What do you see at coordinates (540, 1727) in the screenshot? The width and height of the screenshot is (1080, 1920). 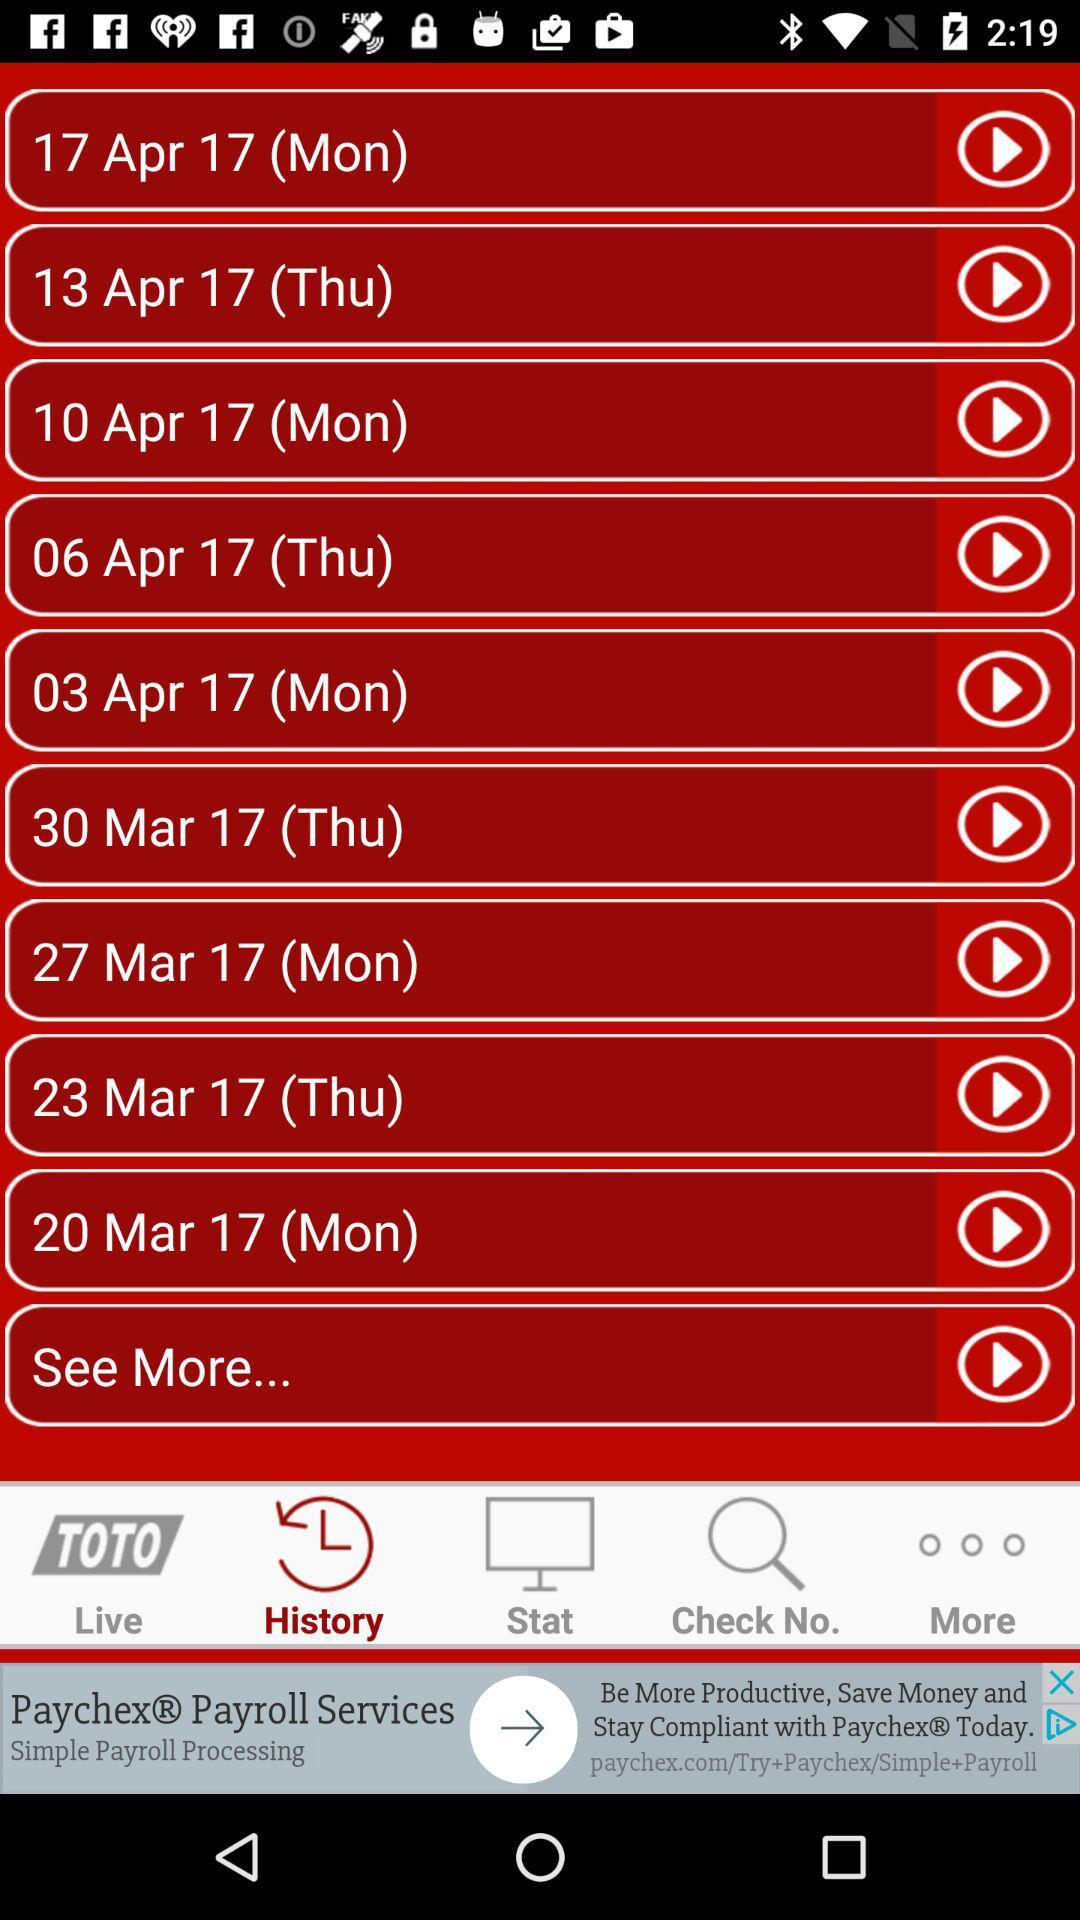 I see `payroll services` at bounding box center [540, 1727].